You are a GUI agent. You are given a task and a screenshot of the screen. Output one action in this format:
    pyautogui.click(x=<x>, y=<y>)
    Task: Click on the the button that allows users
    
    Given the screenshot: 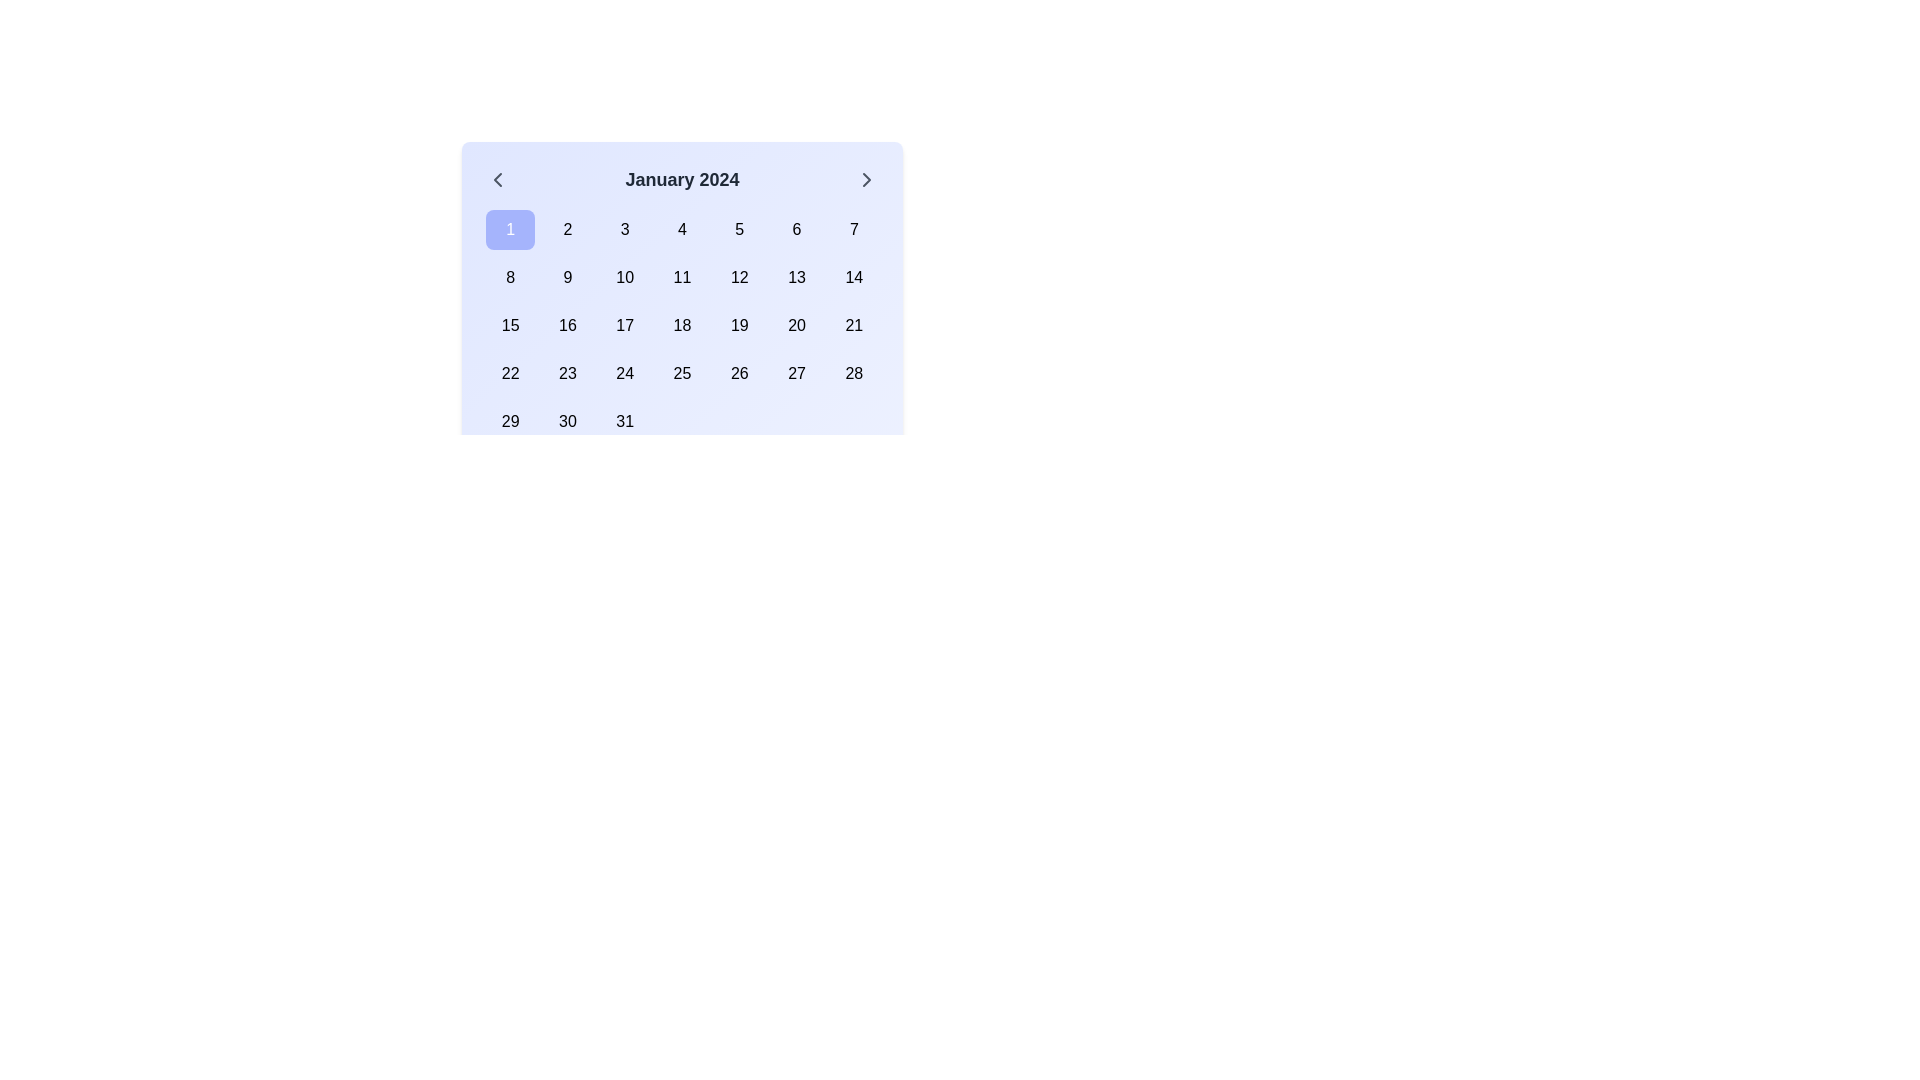 What is the action you would take?
    pyautogui.click(x=682, y=277)
    